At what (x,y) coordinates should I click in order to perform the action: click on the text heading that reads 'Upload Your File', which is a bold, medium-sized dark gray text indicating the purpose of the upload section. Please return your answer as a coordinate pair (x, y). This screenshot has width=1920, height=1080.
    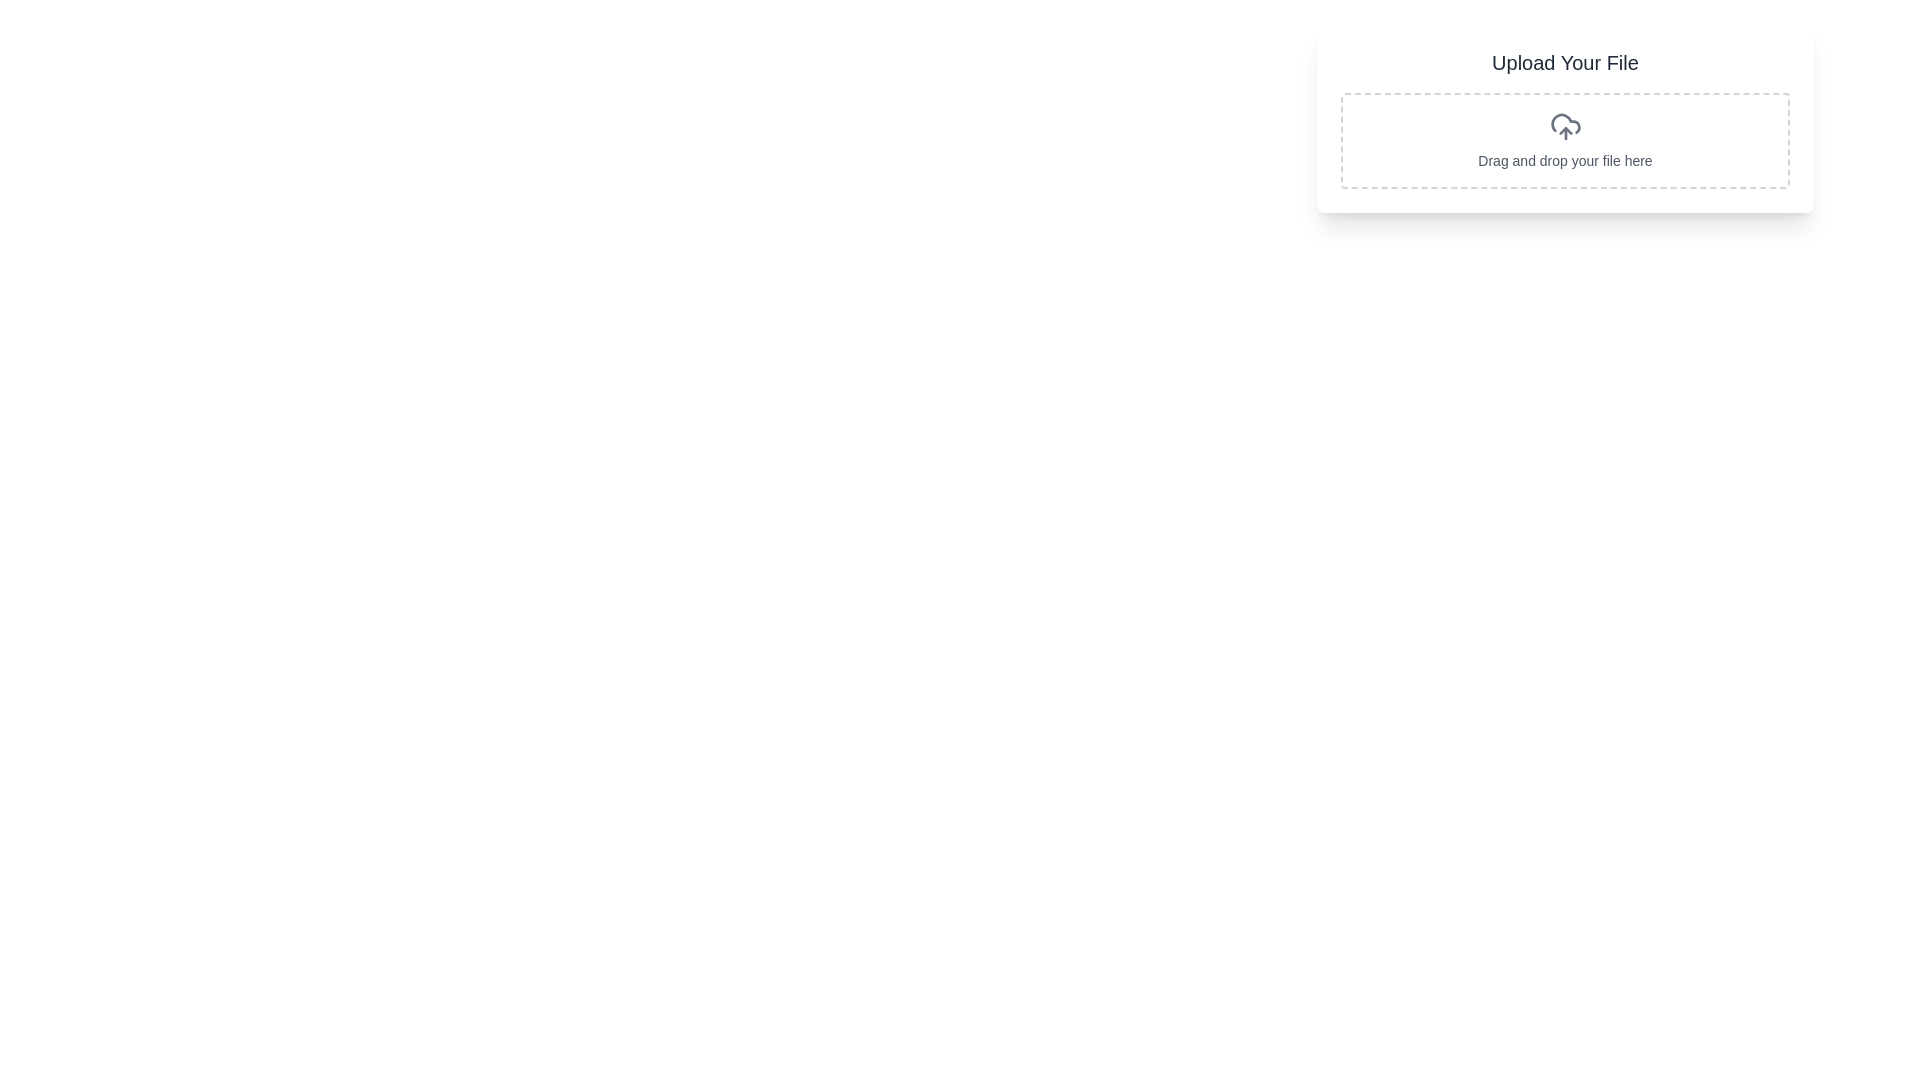
    Looking at the image, I should click on (1564, 61).